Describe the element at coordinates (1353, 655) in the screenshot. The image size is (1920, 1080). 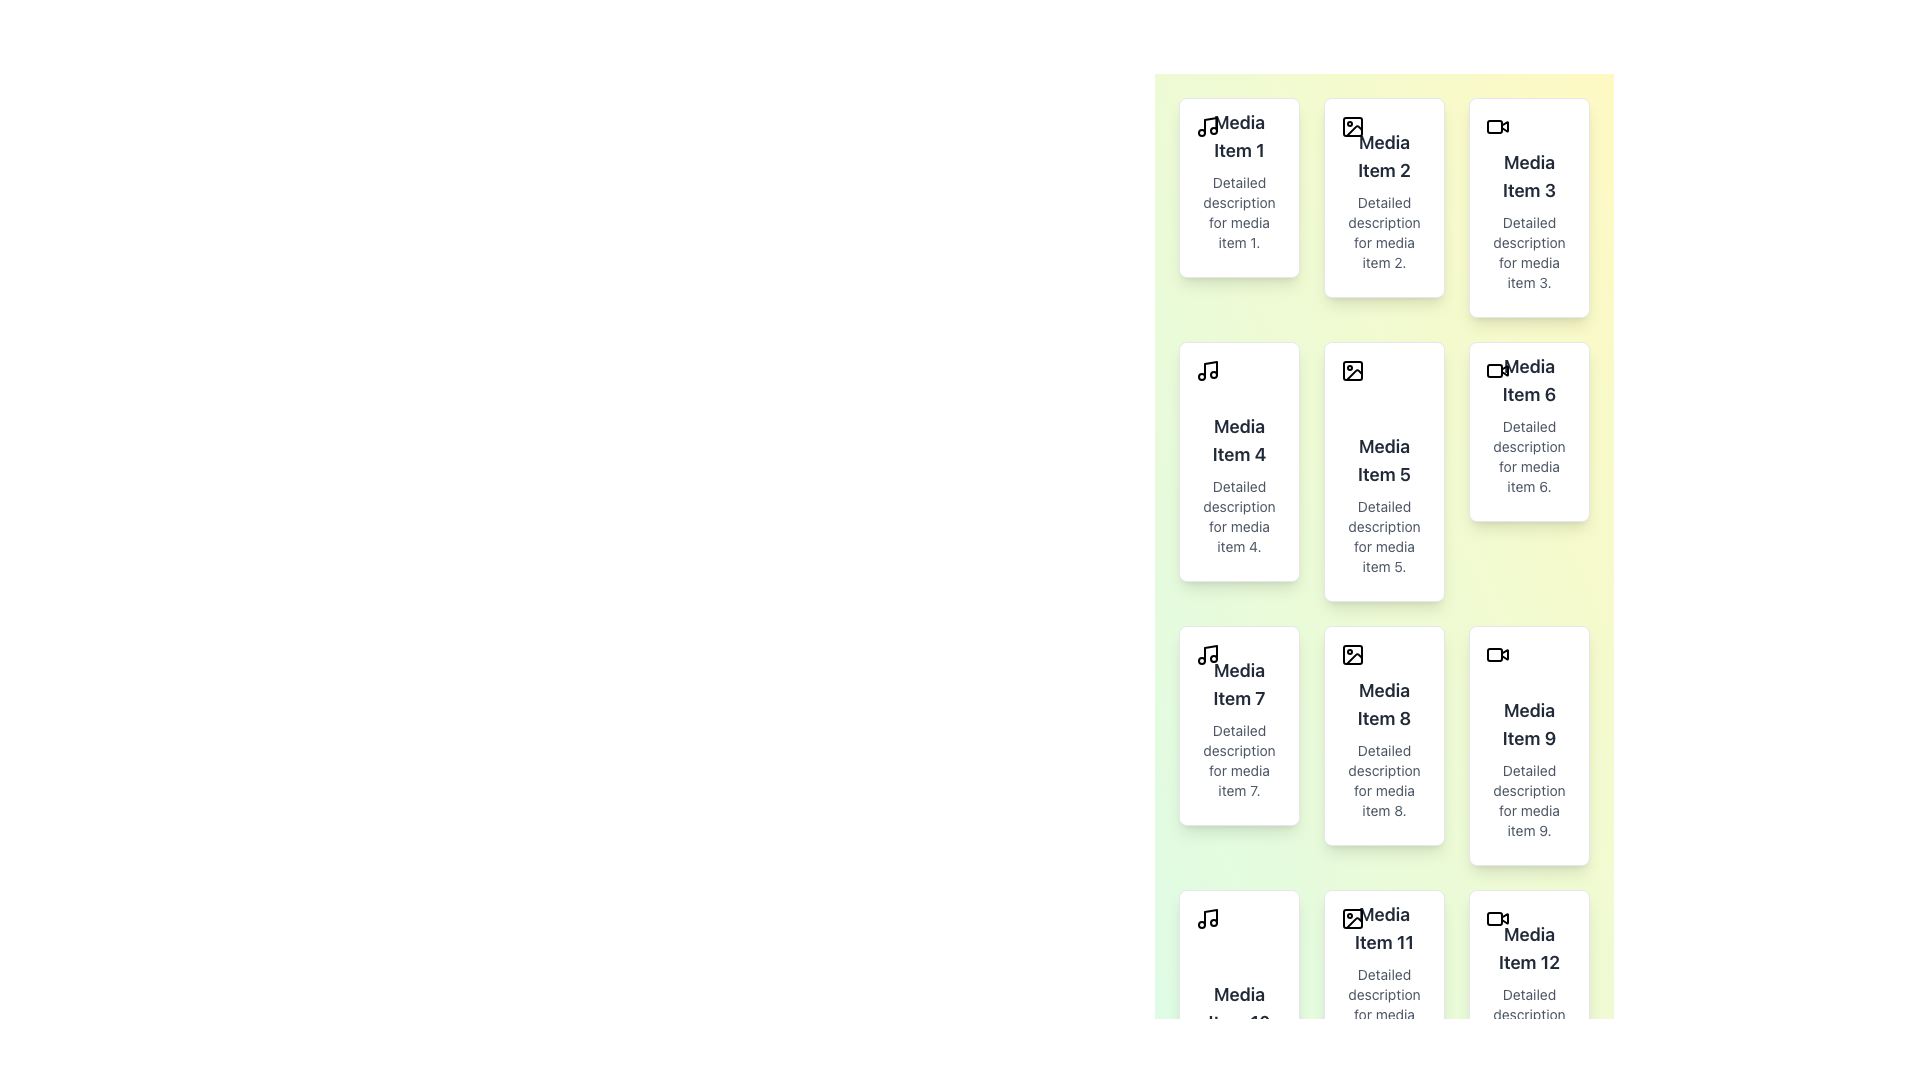
I see `the missing image icon located at the top-left corner of the card for 'Media Item 8', which is` at that location.